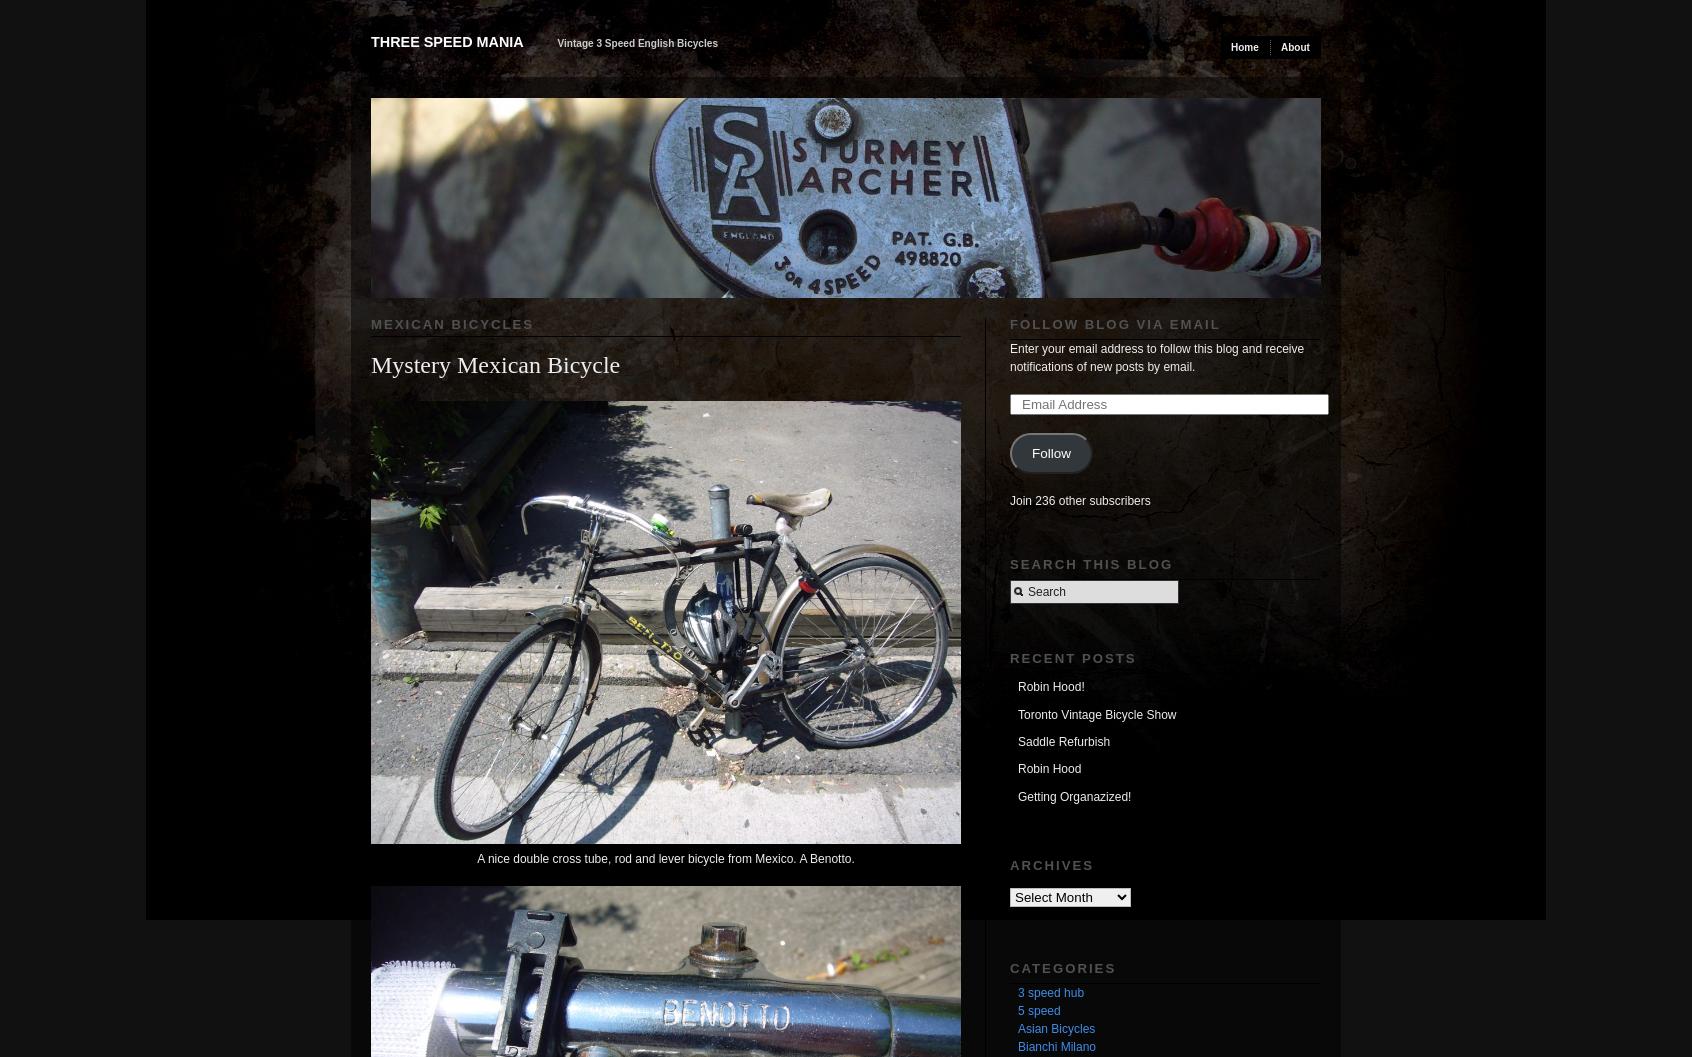 The height and width of the screenshot is (1057, 1692). What do you see at coordinates (1017, 741) in the screenshot?
I see `'Saddle Refurbish'` at bounding box center [1017, 741].